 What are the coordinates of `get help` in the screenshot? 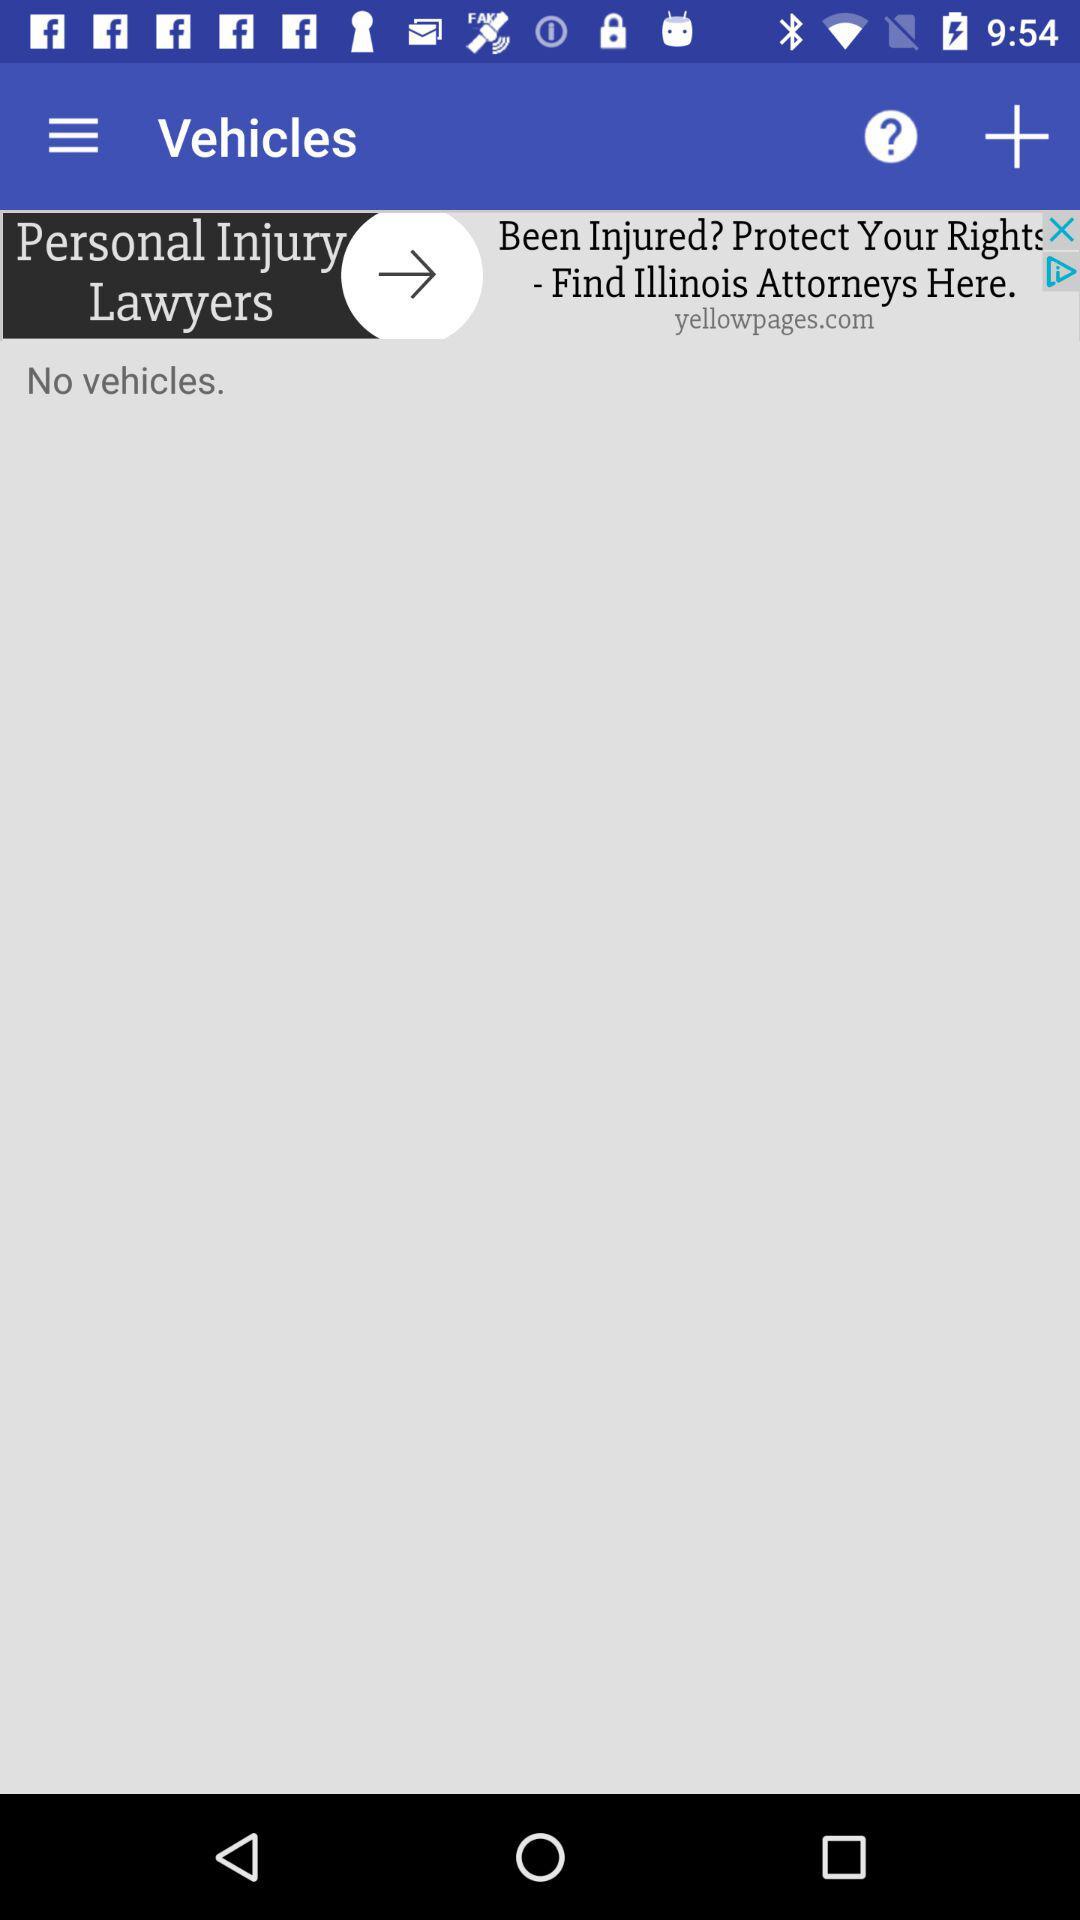 It's located at (890, 135).